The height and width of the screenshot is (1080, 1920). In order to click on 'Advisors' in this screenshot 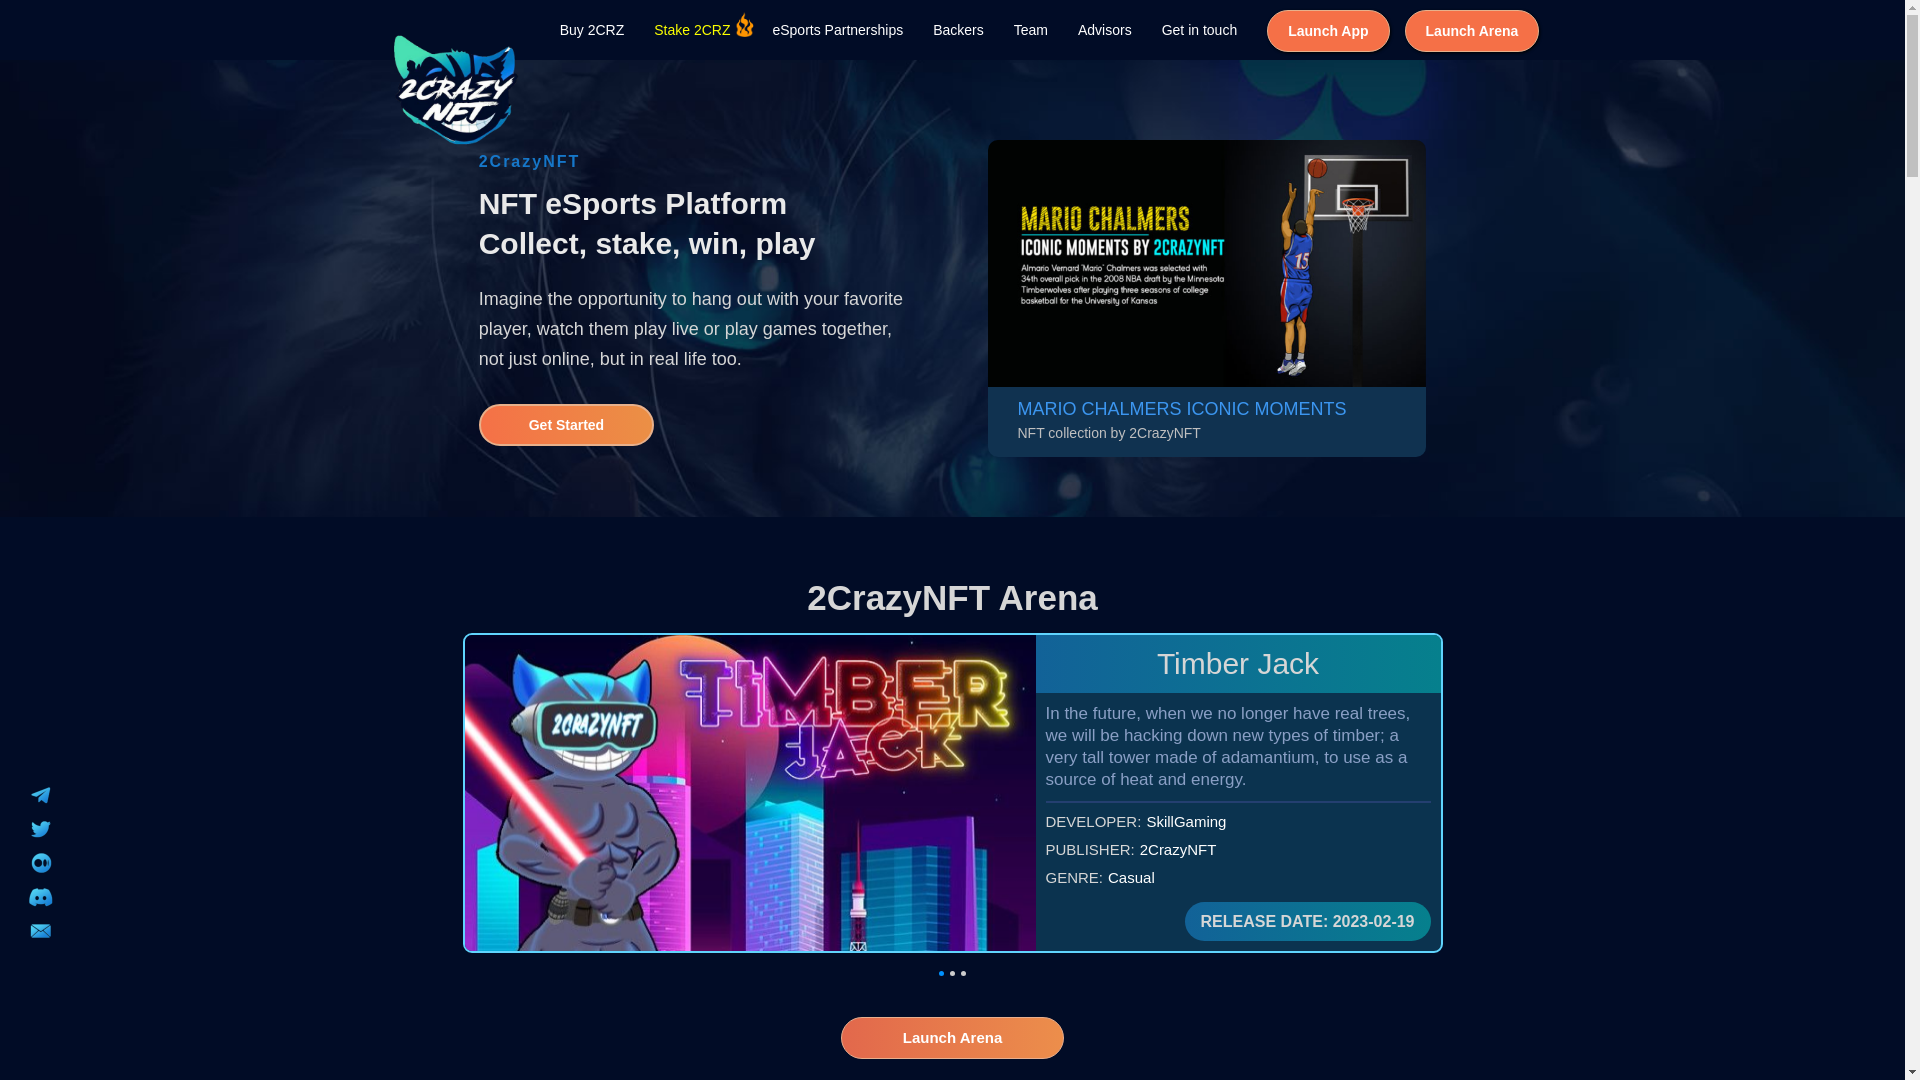, I will do `click(1061, 30)`.